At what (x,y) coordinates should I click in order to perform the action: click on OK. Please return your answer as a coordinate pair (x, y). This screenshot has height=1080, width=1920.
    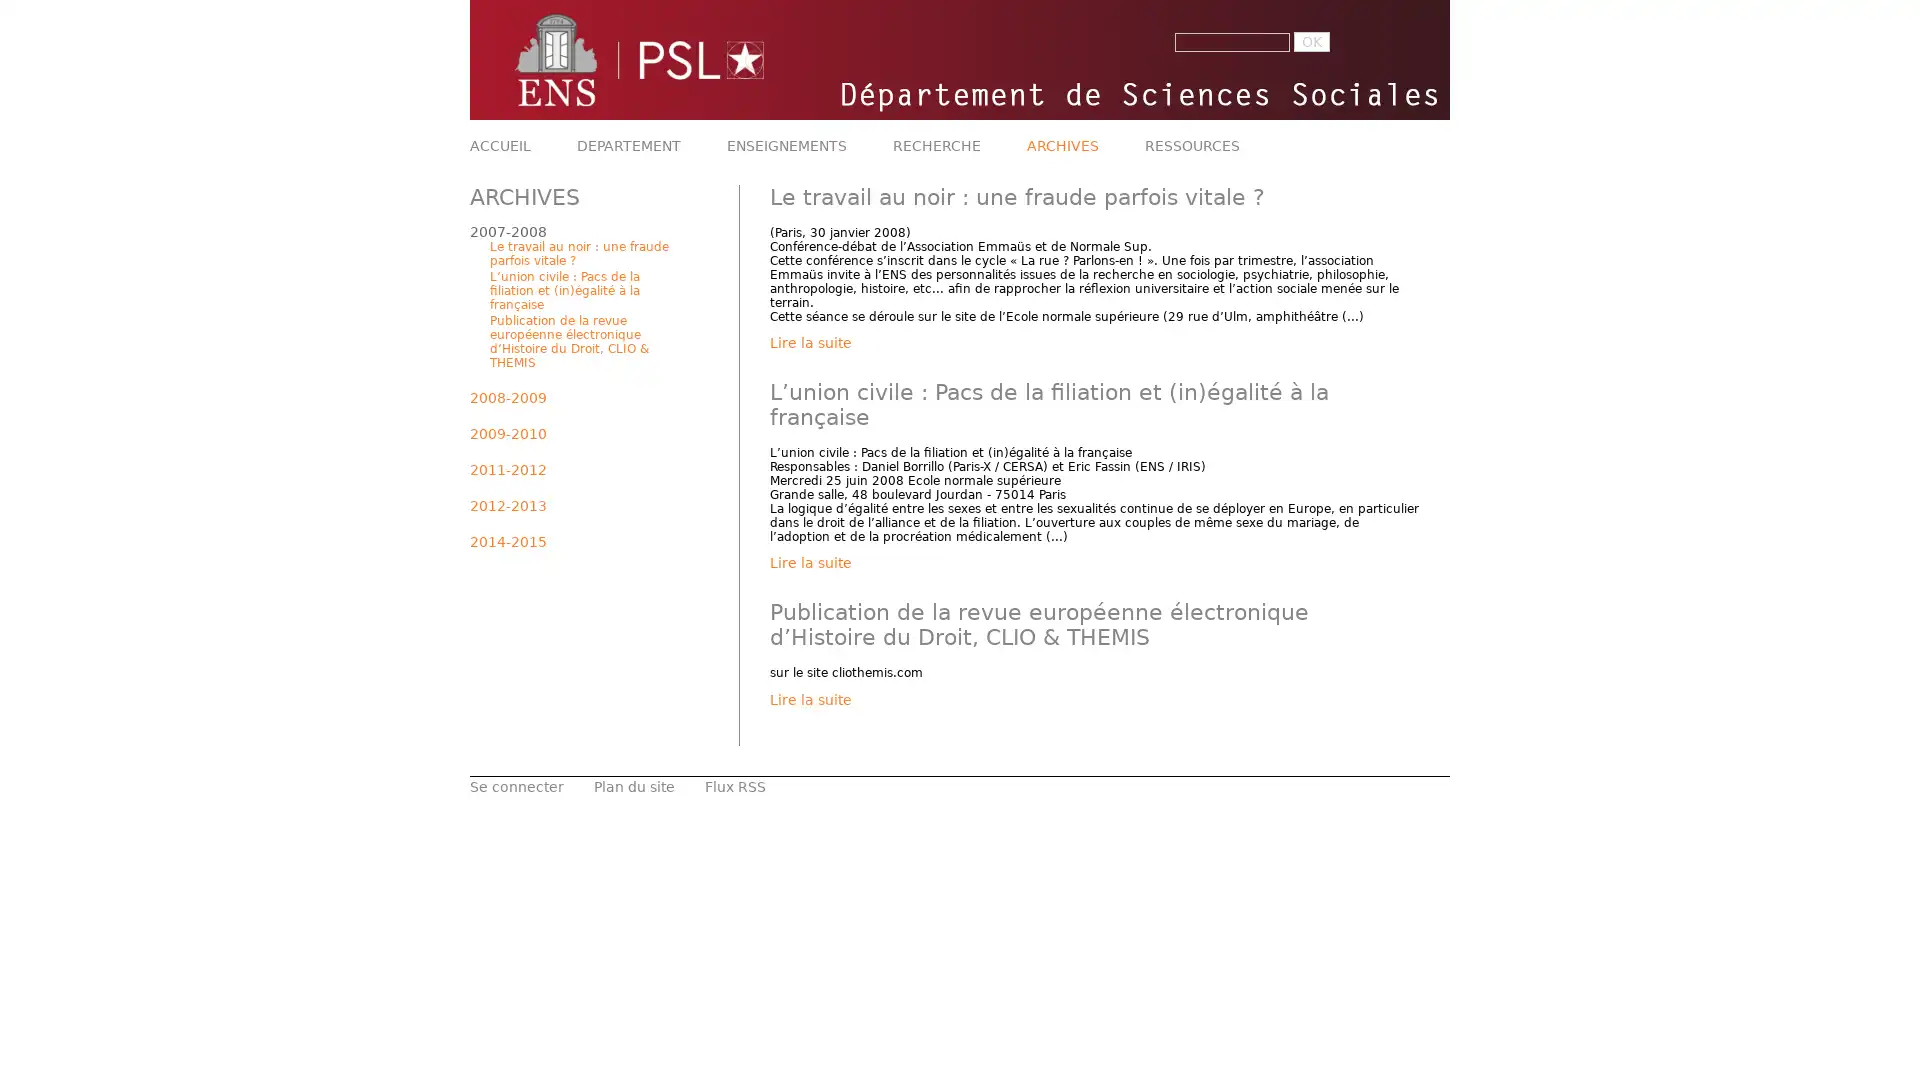
    Looking at the image, I should click on (1311, 42).